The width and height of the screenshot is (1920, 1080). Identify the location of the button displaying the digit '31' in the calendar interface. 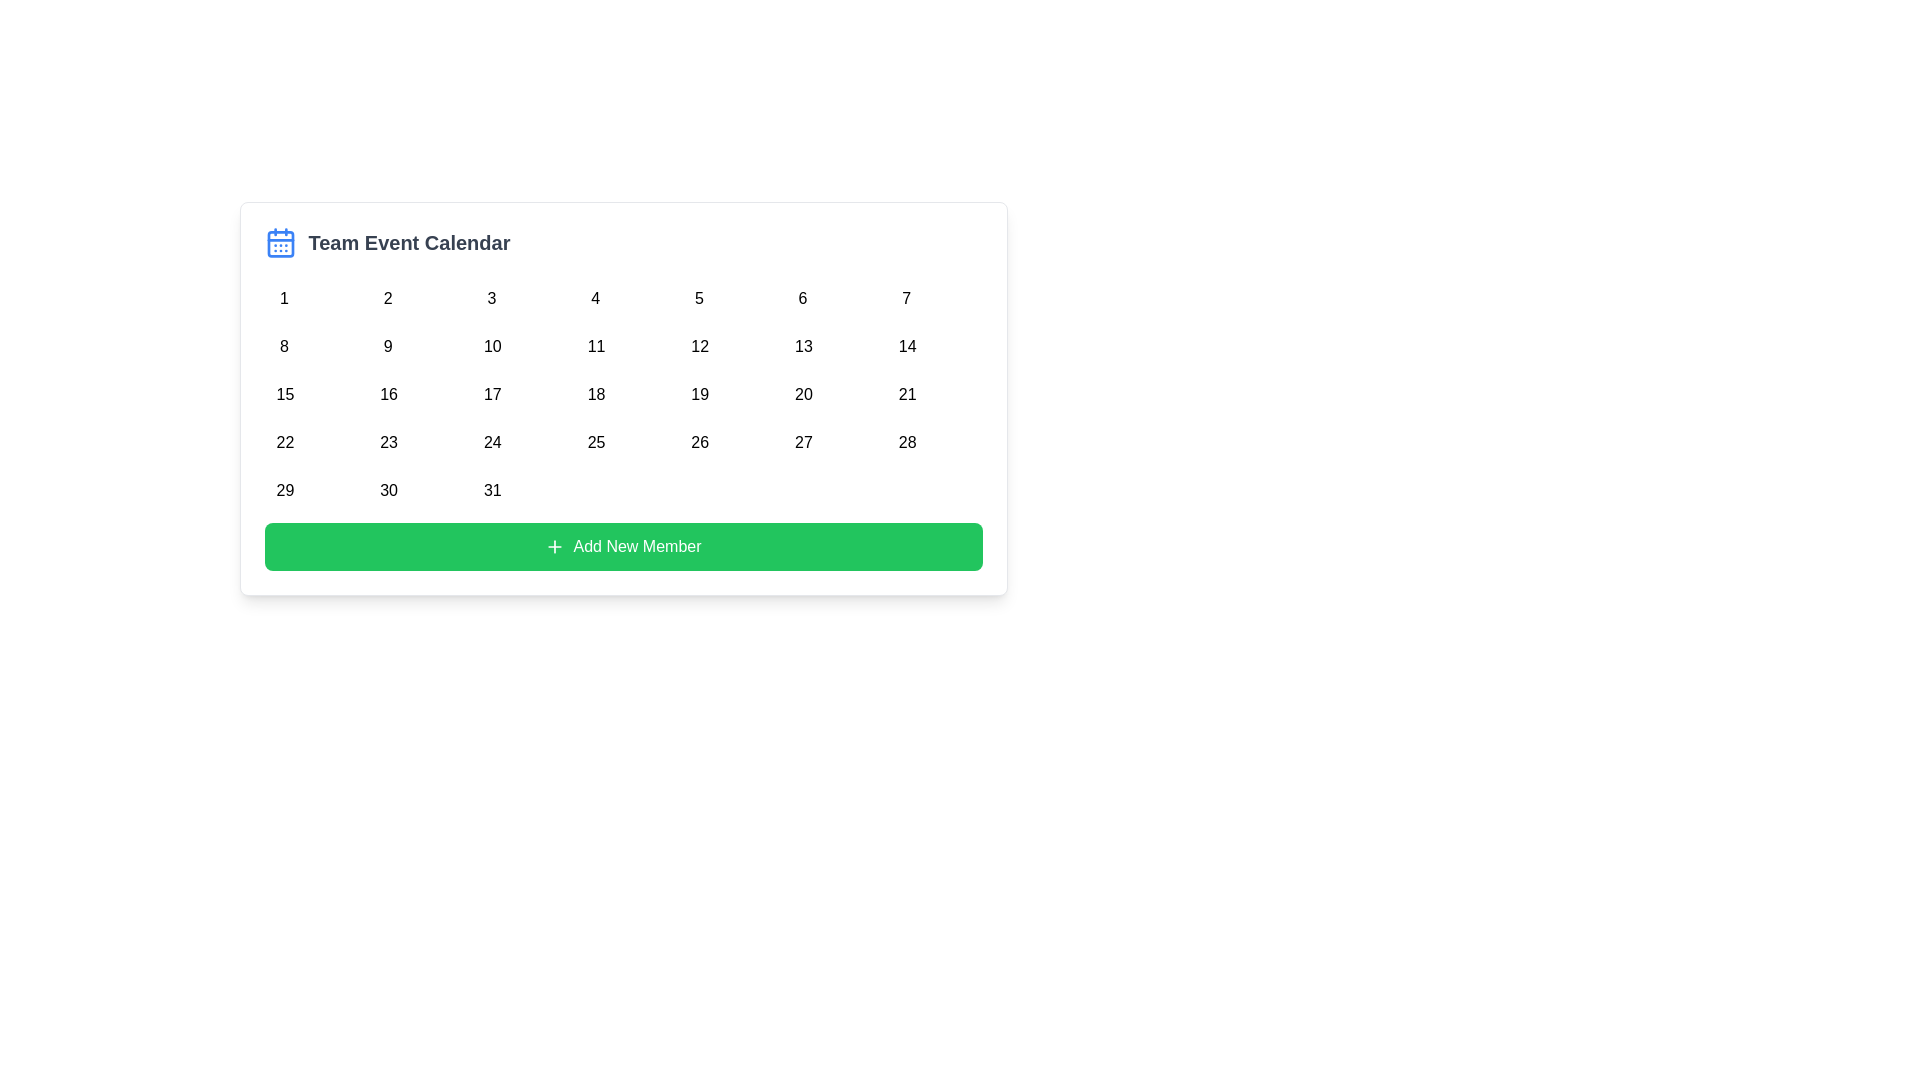
(491, 486).